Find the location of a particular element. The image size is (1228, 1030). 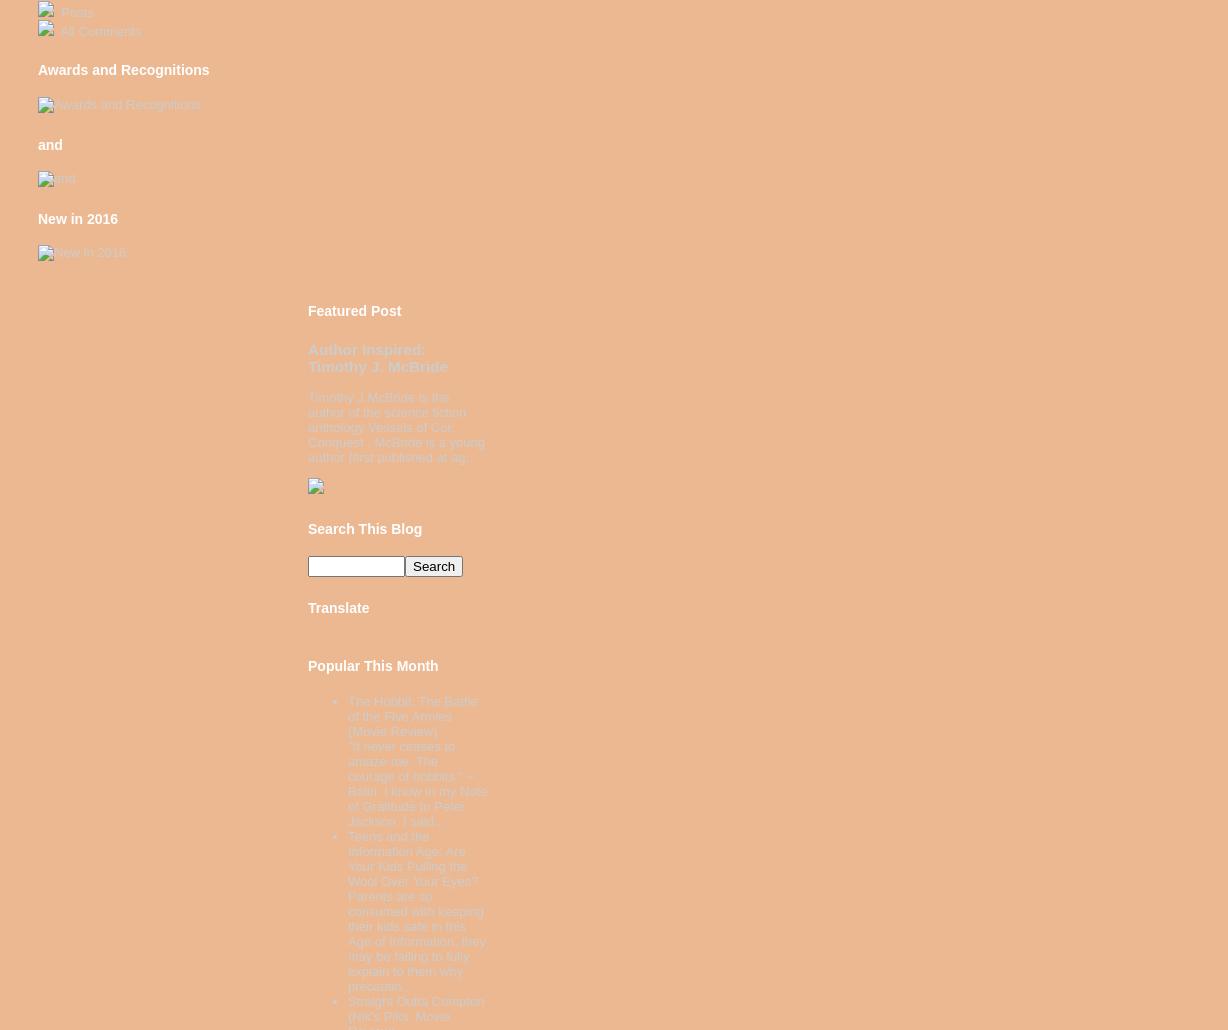

'"It never ceases to amaze me. The courage of hobbits." ~ Balin        I know in my Note of Gratitude to Peter Jackson  I said...' is located at coordinates (417, 783).